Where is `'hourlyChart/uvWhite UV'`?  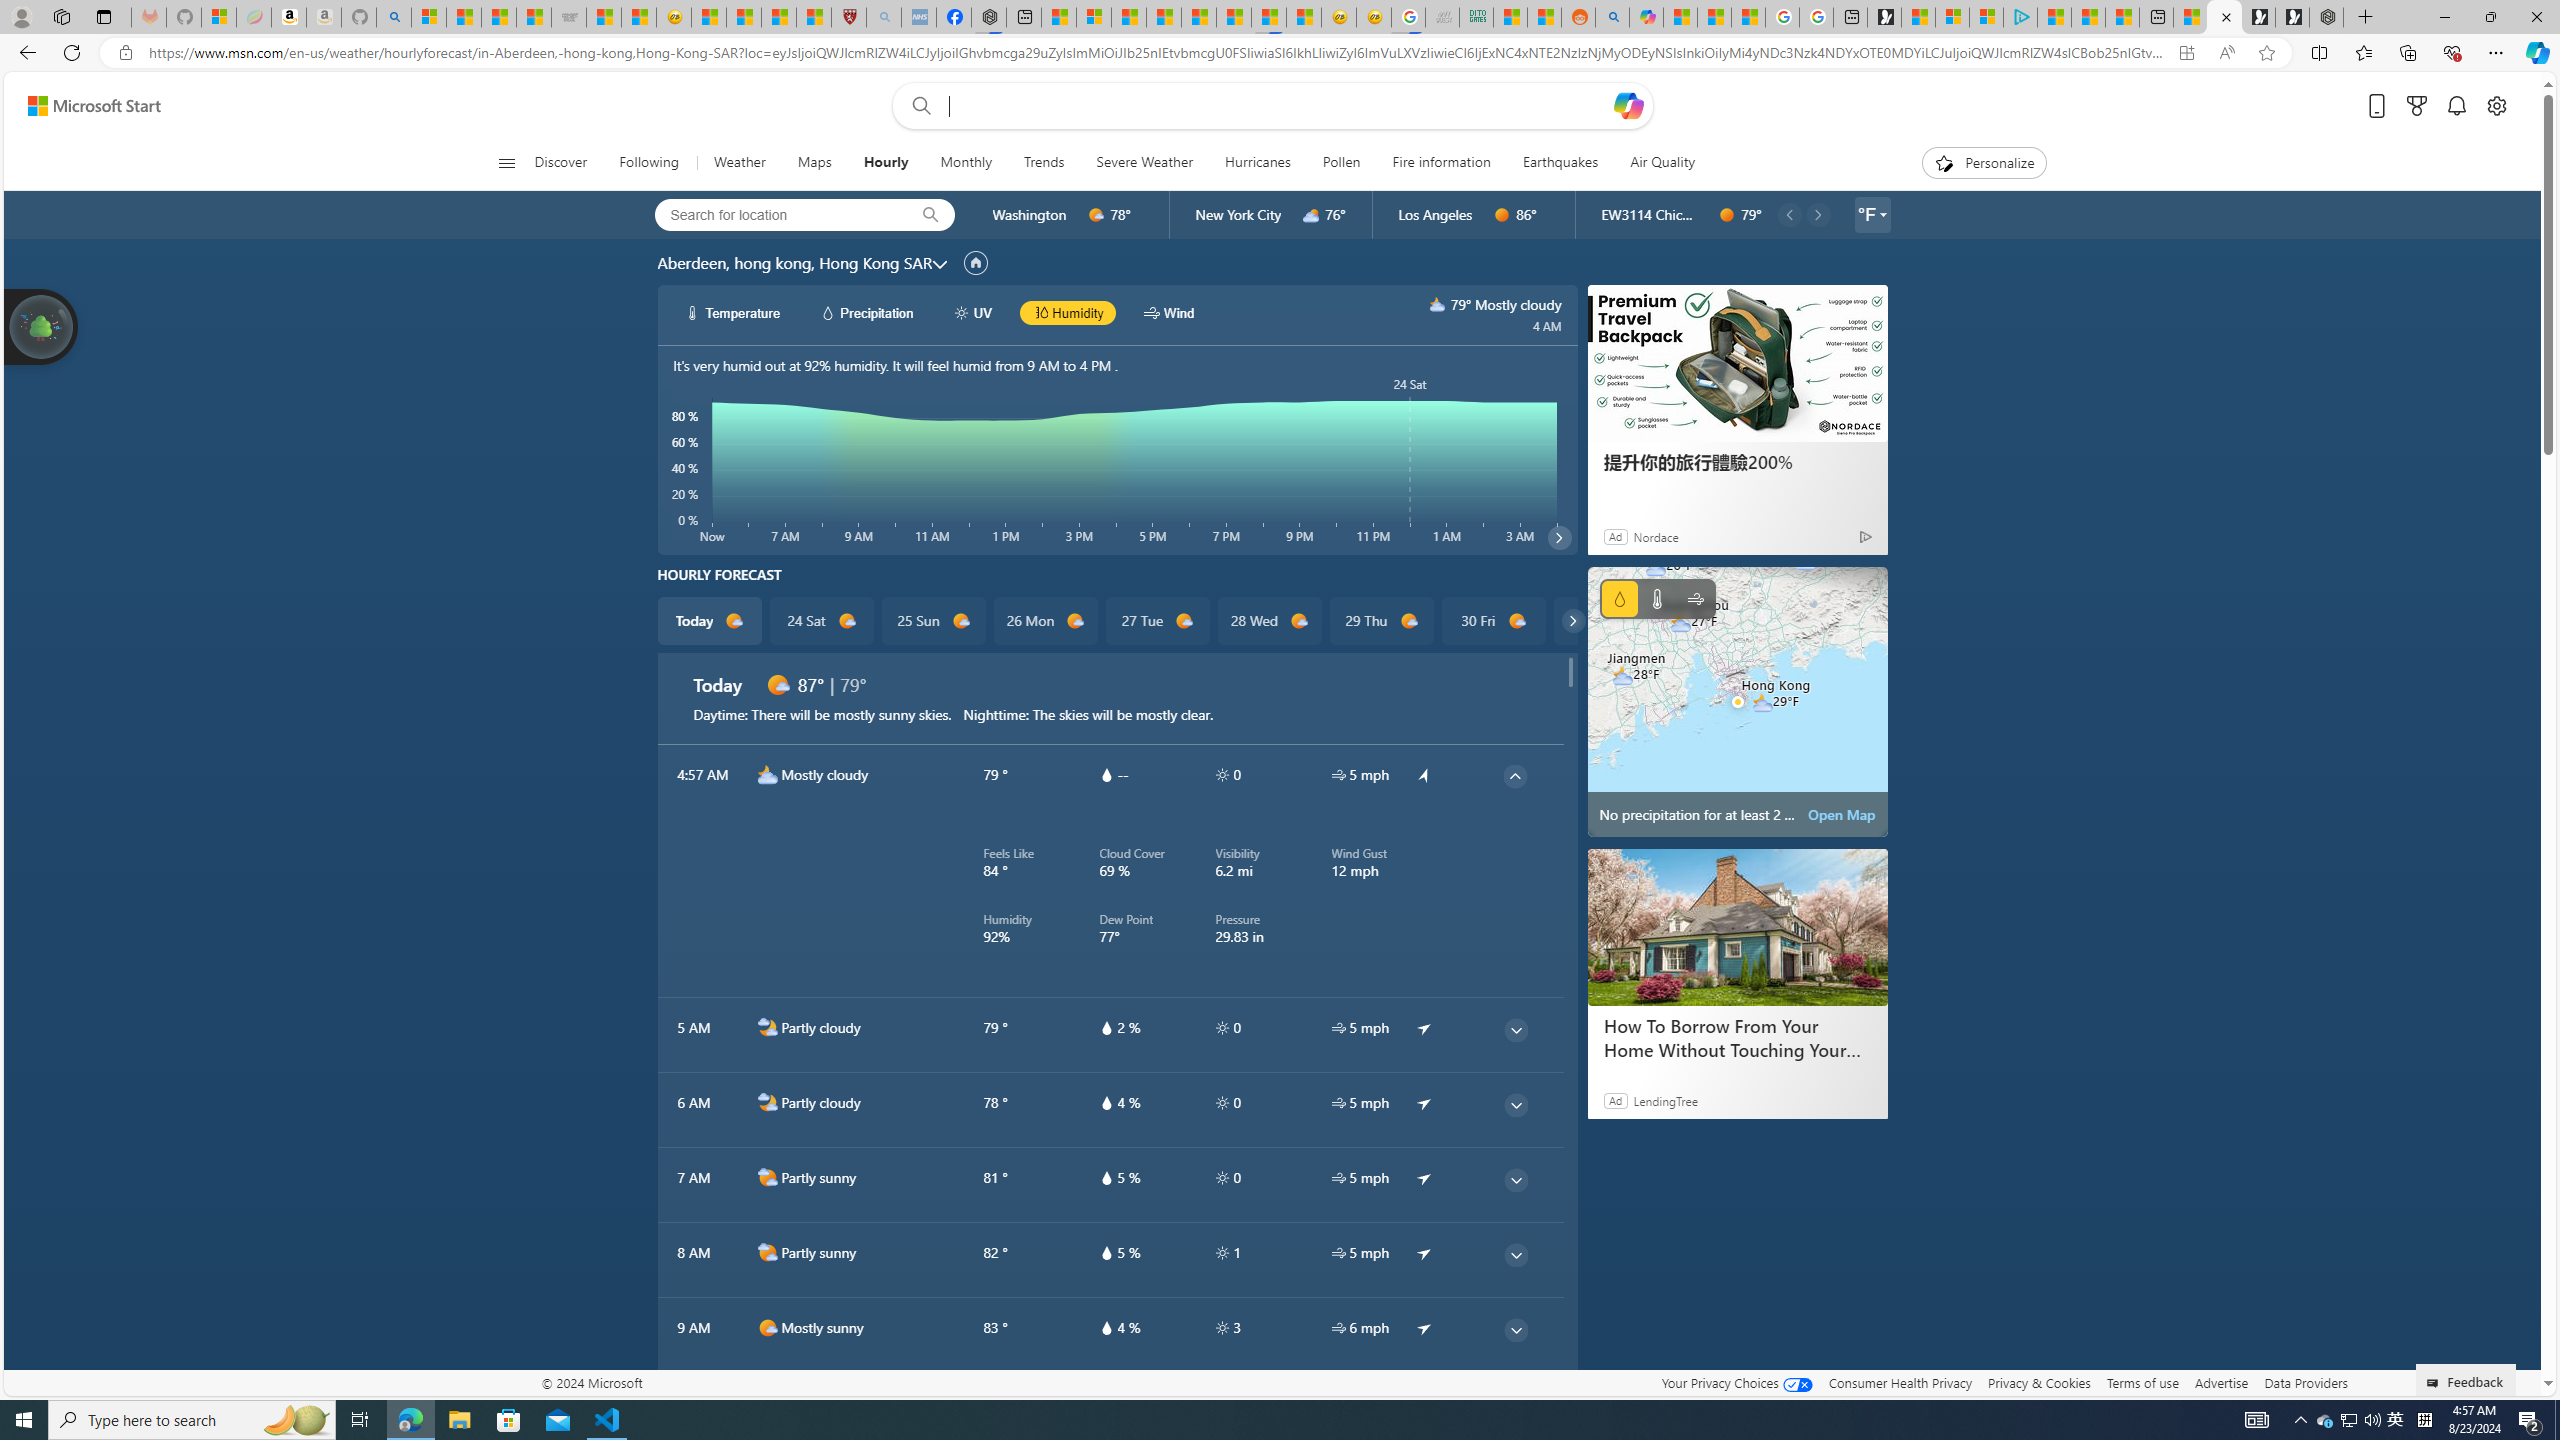 'hourlyChart/uvWhite UV' is located at coordinates (974, 313).